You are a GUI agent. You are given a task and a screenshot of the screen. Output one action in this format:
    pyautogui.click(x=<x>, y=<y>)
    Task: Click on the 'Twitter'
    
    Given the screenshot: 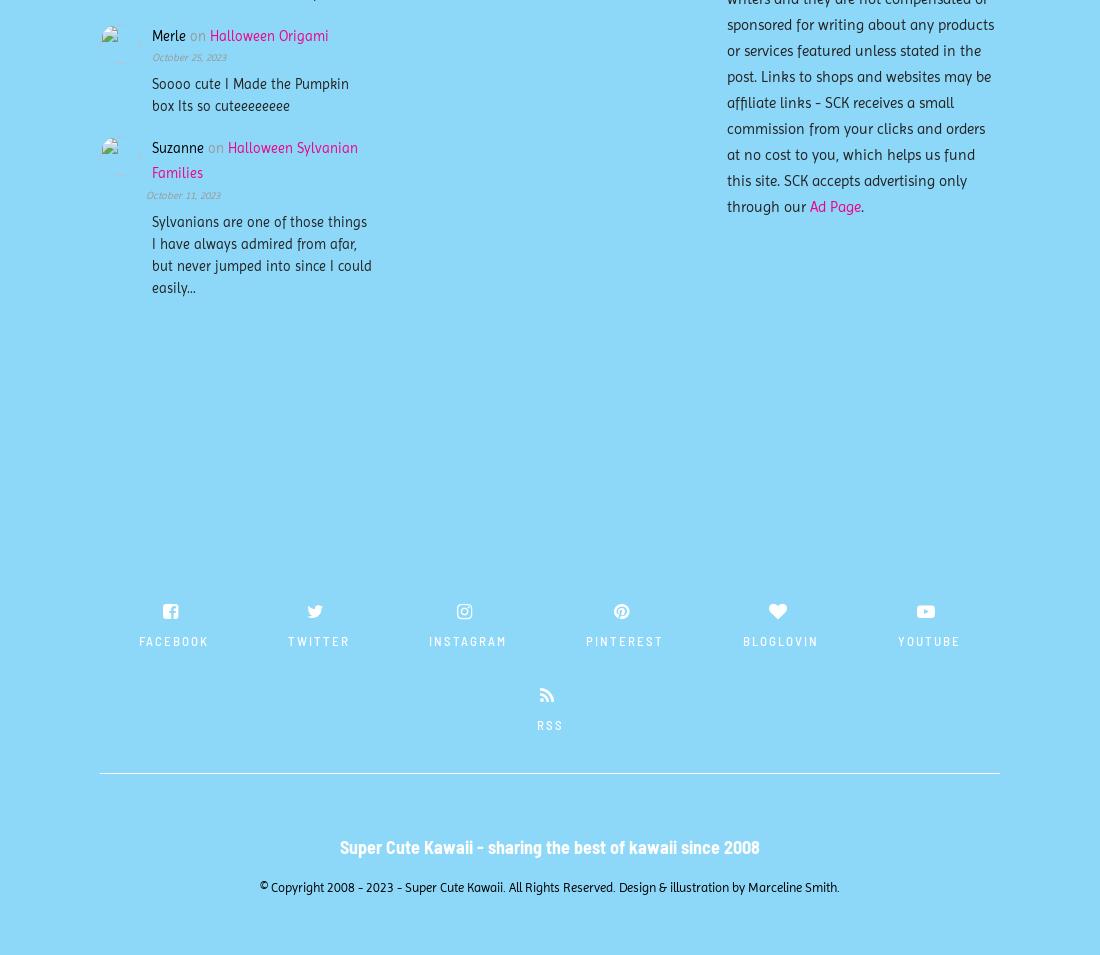 What is the action you would take?
    pyautogui.click(x=286, y=639)
    